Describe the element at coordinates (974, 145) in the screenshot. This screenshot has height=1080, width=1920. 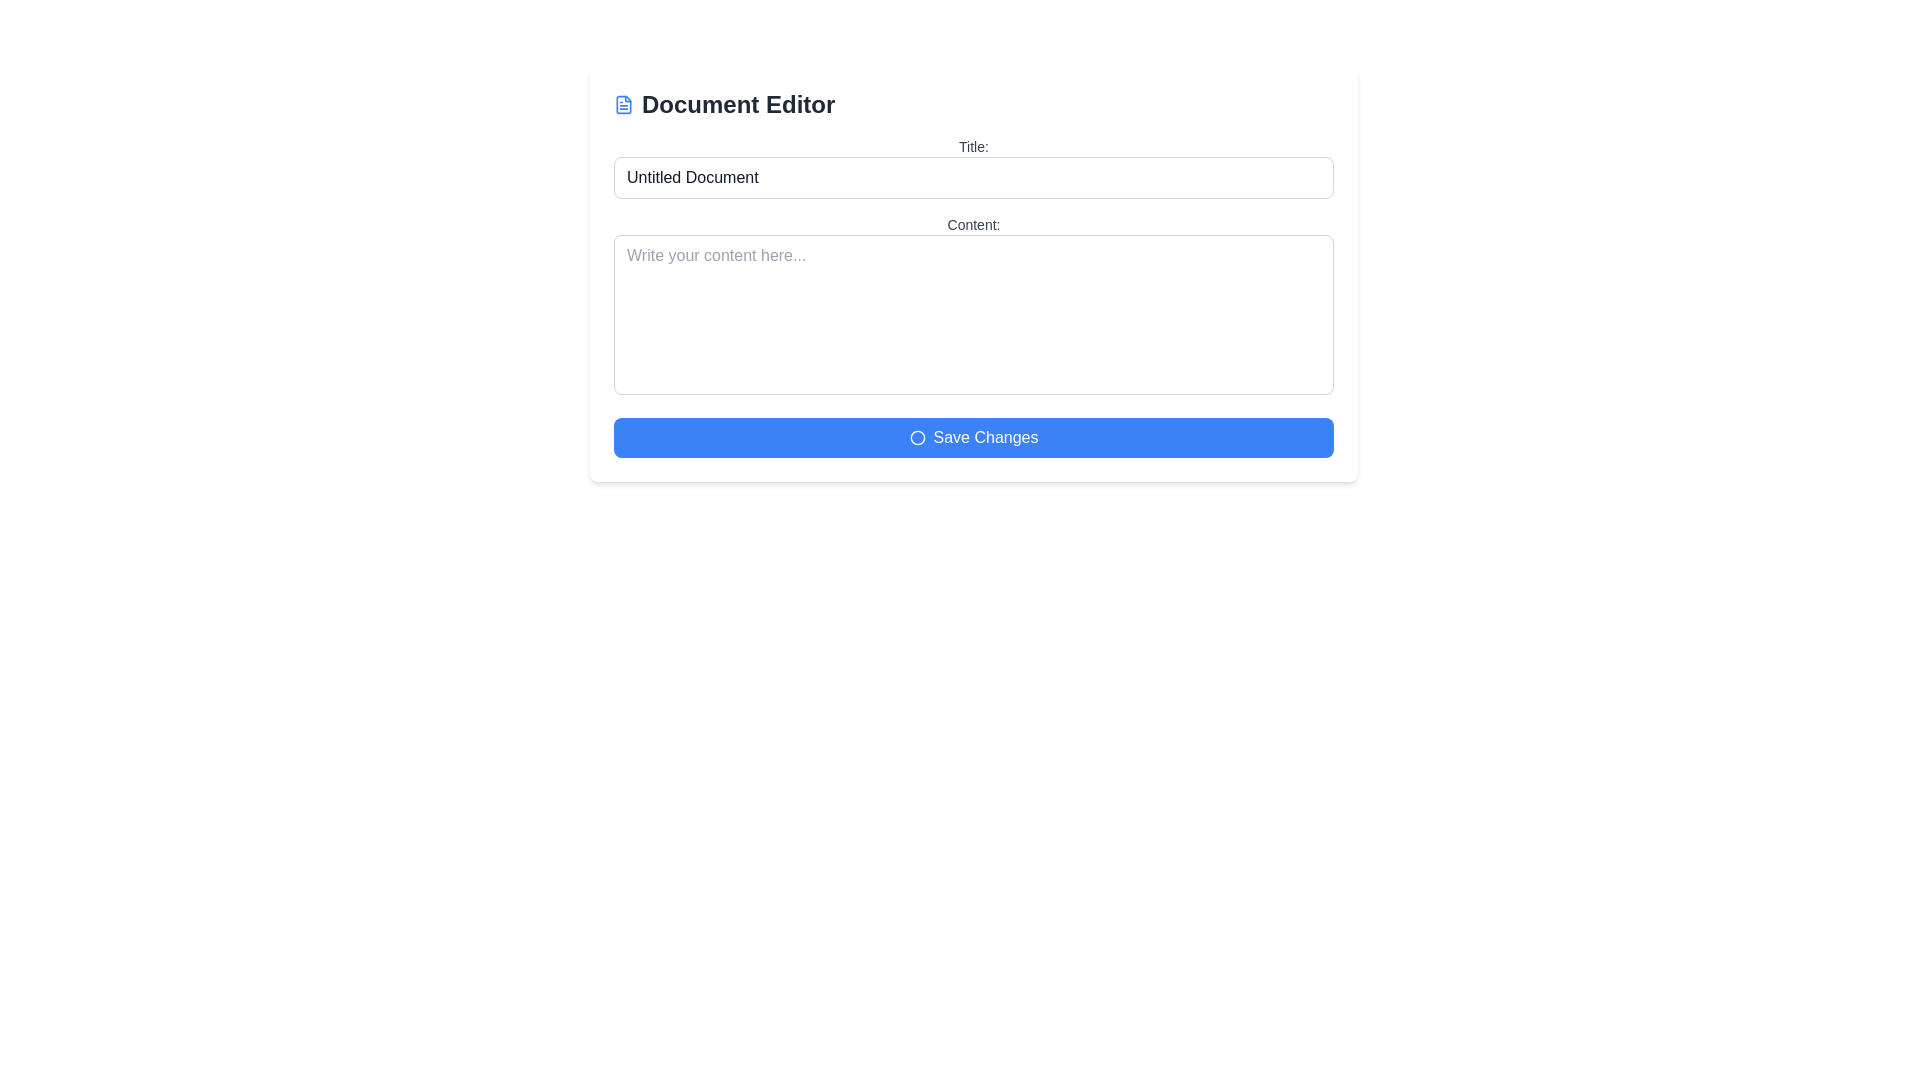
I see `text from the label positioned at the top section of the form, which is directly above the 'Untitled Document' text input field` at that location.